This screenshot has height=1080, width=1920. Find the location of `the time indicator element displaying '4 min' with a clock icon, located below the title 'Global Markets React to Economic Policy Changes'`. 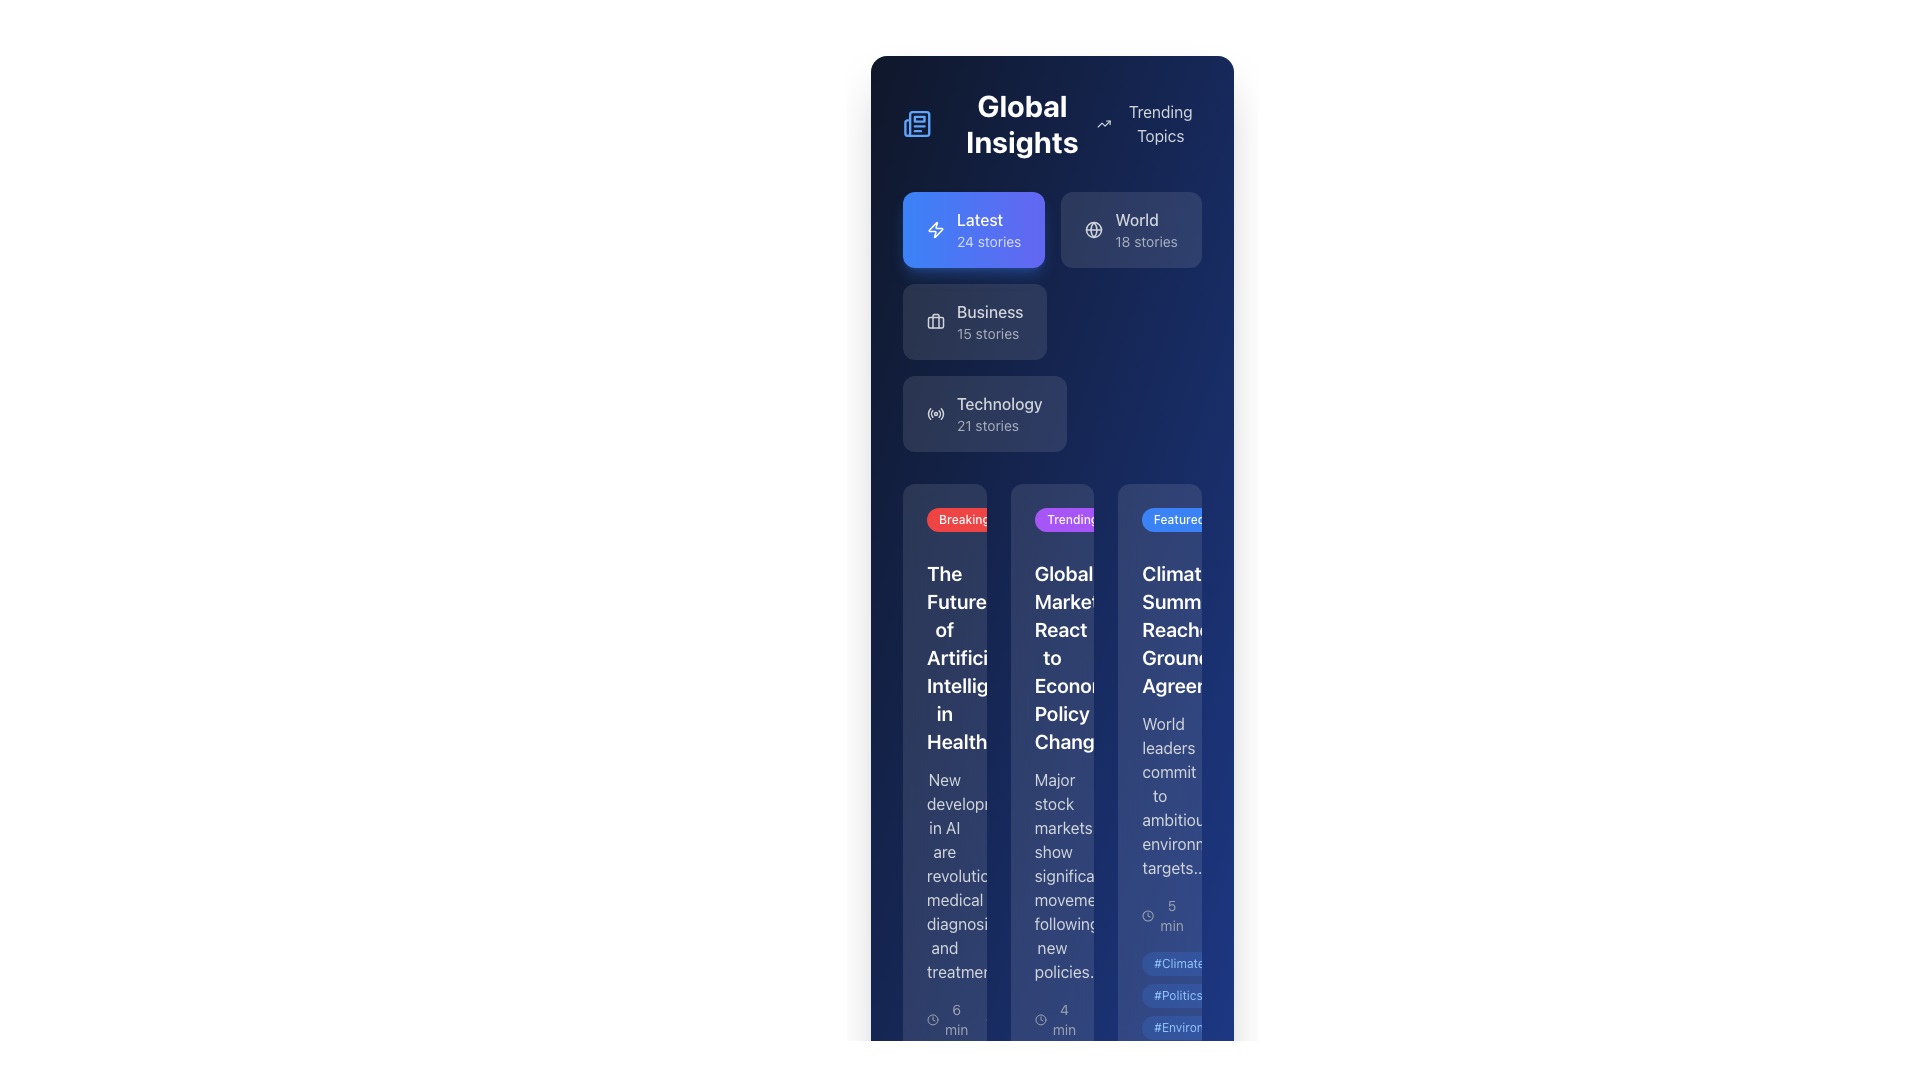

the time indicator element displaying '4 min' with a clock icon, located below the title 'Global Markets React to Economic Policy Changes' is located at coordinates (1051, 1019).